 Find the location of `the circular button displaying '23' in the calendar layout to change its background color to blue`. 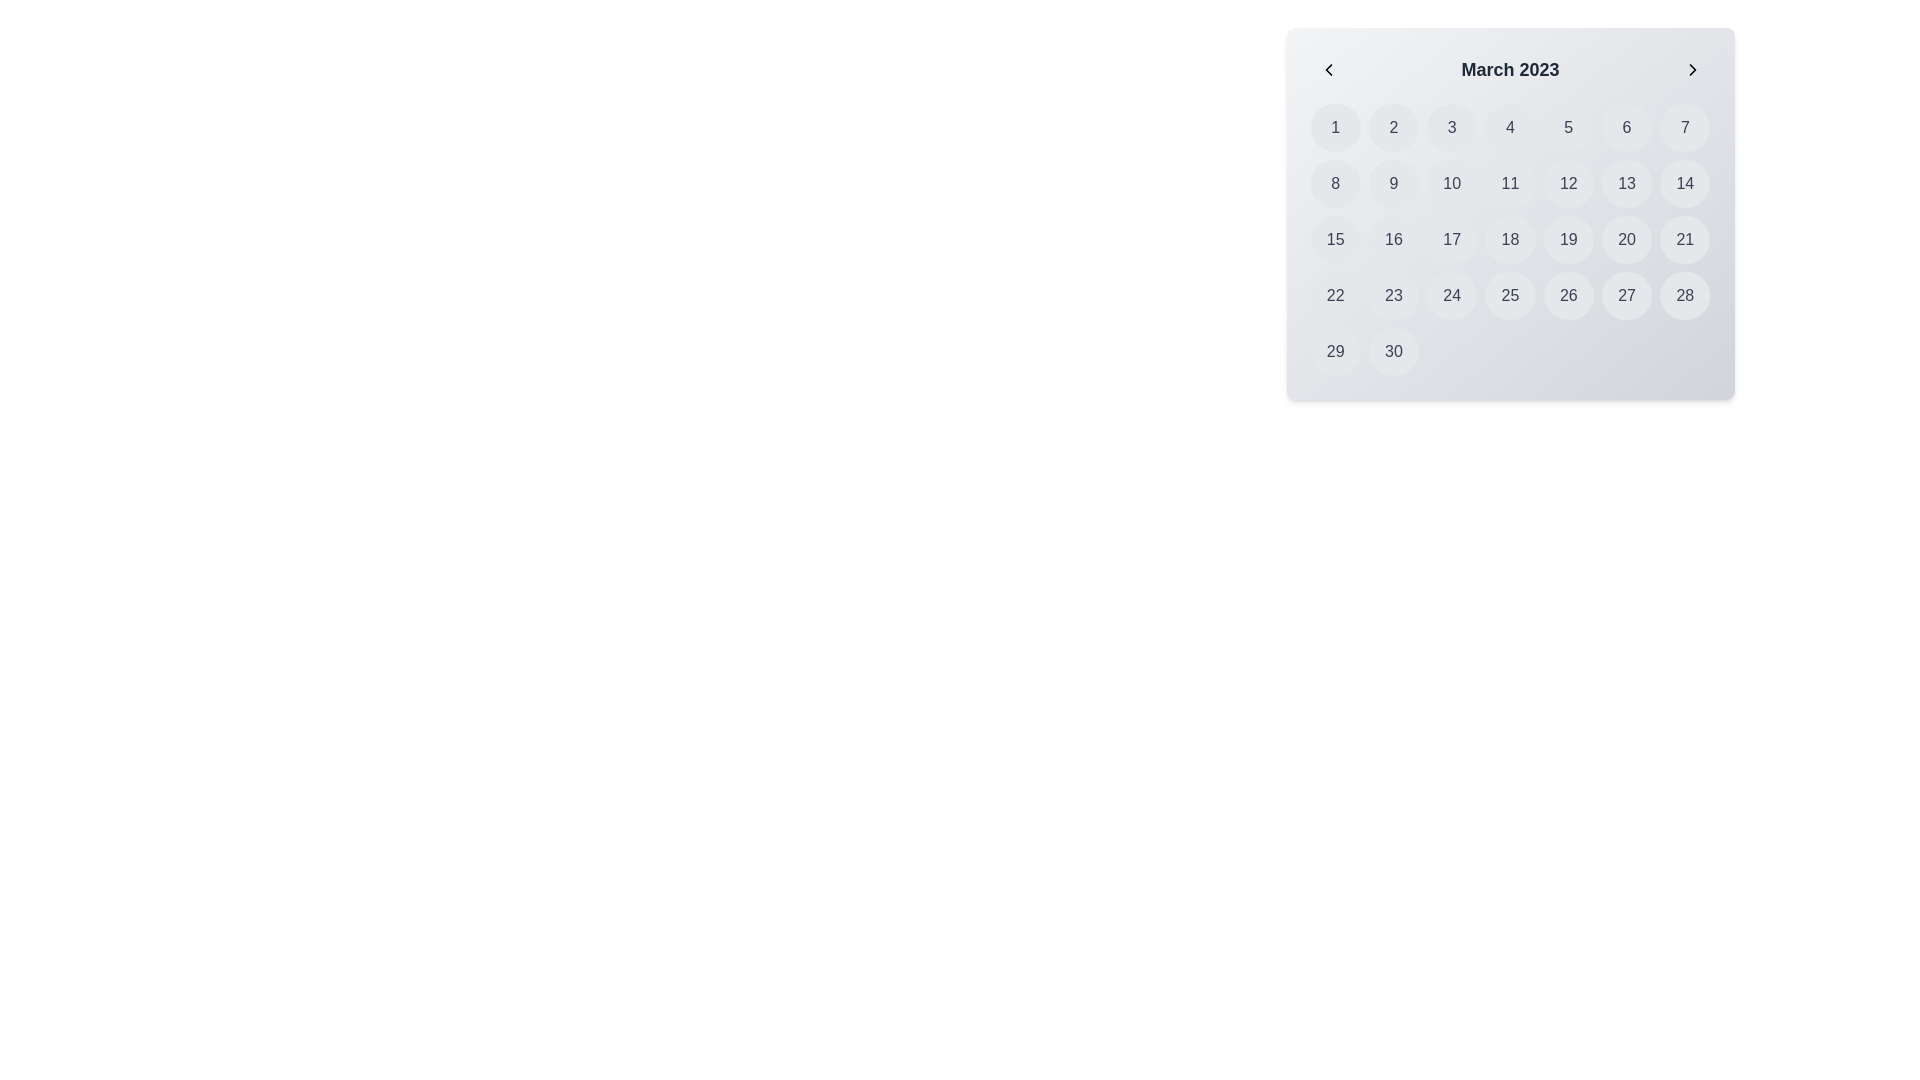

the circular button displaying '23' in the calendar layout to change its background color to blue is located at coordinates (1392, 296).